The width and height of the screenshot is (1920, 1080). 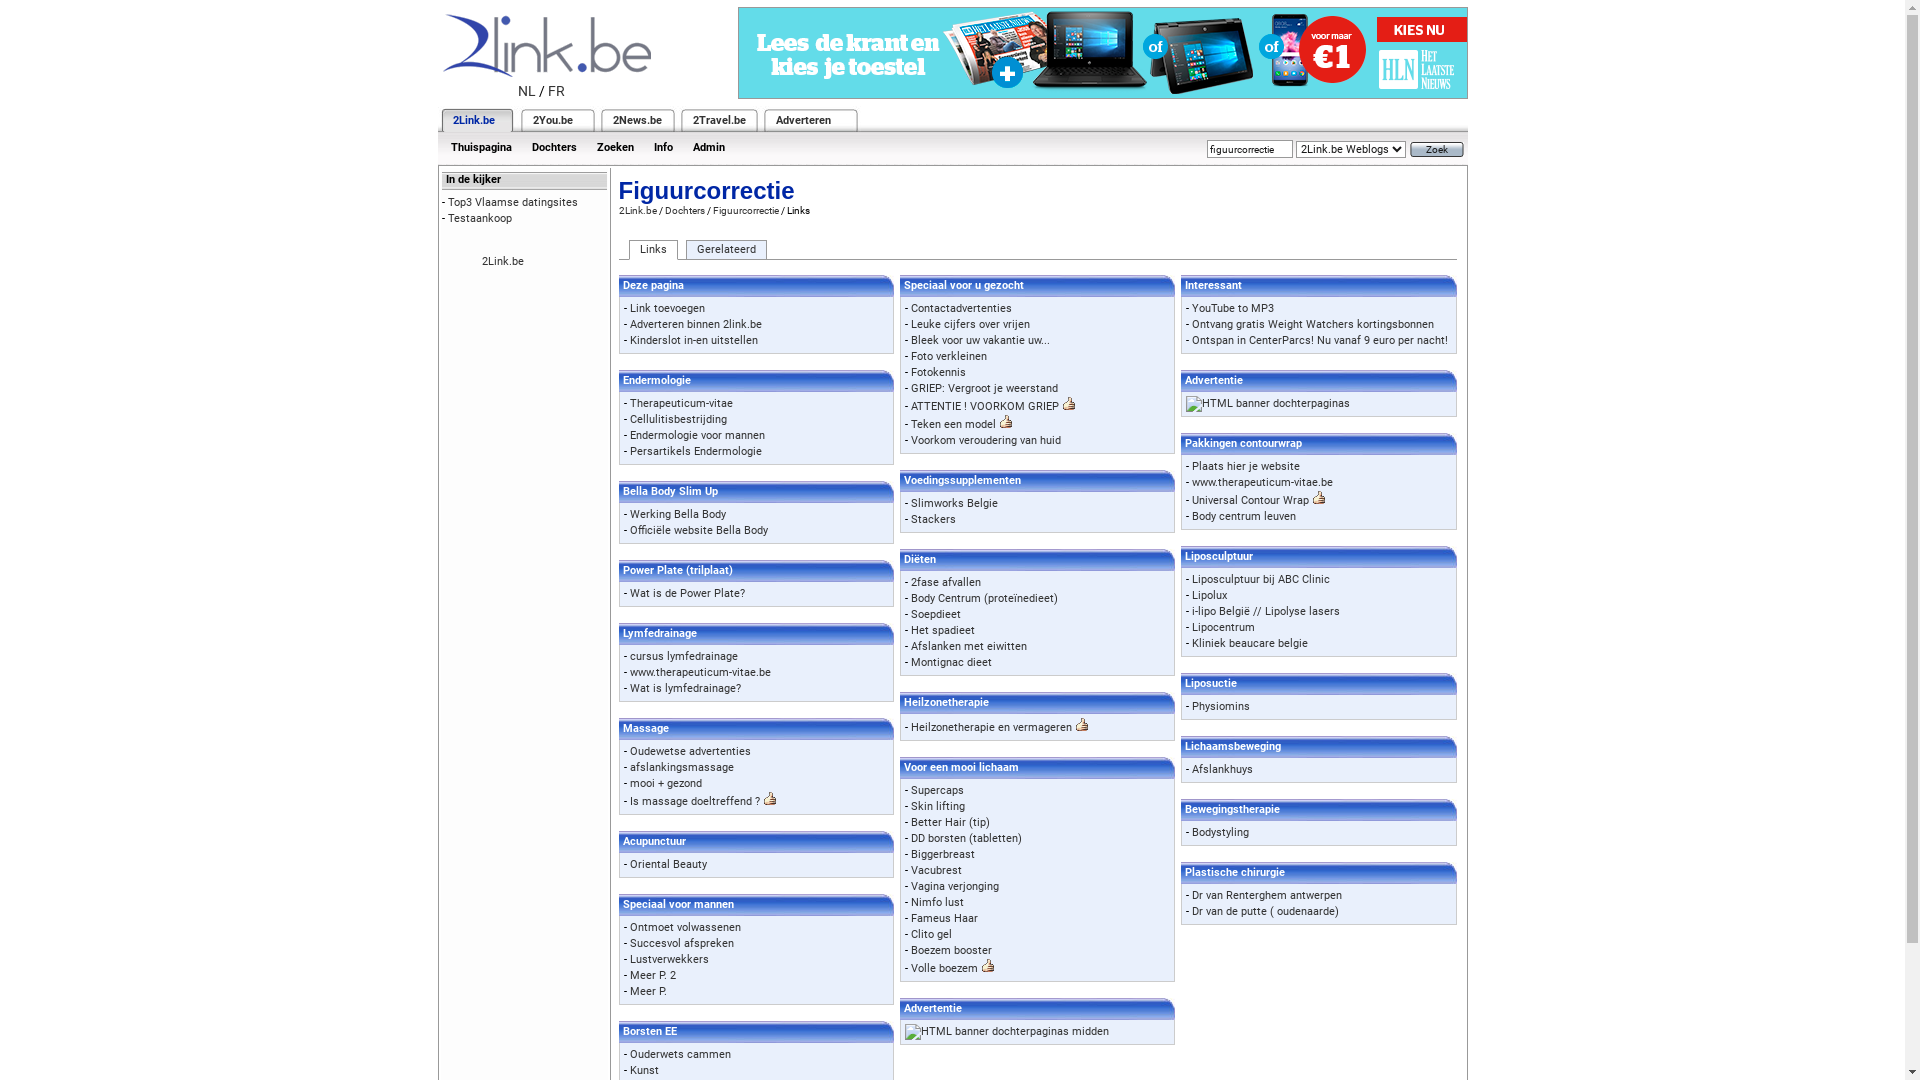 What do you see at coordinates (1191, 911) in the screenshot?
I see `'Dr van de putte ( oudenaarde)'` at bounding box center [1191, 911].